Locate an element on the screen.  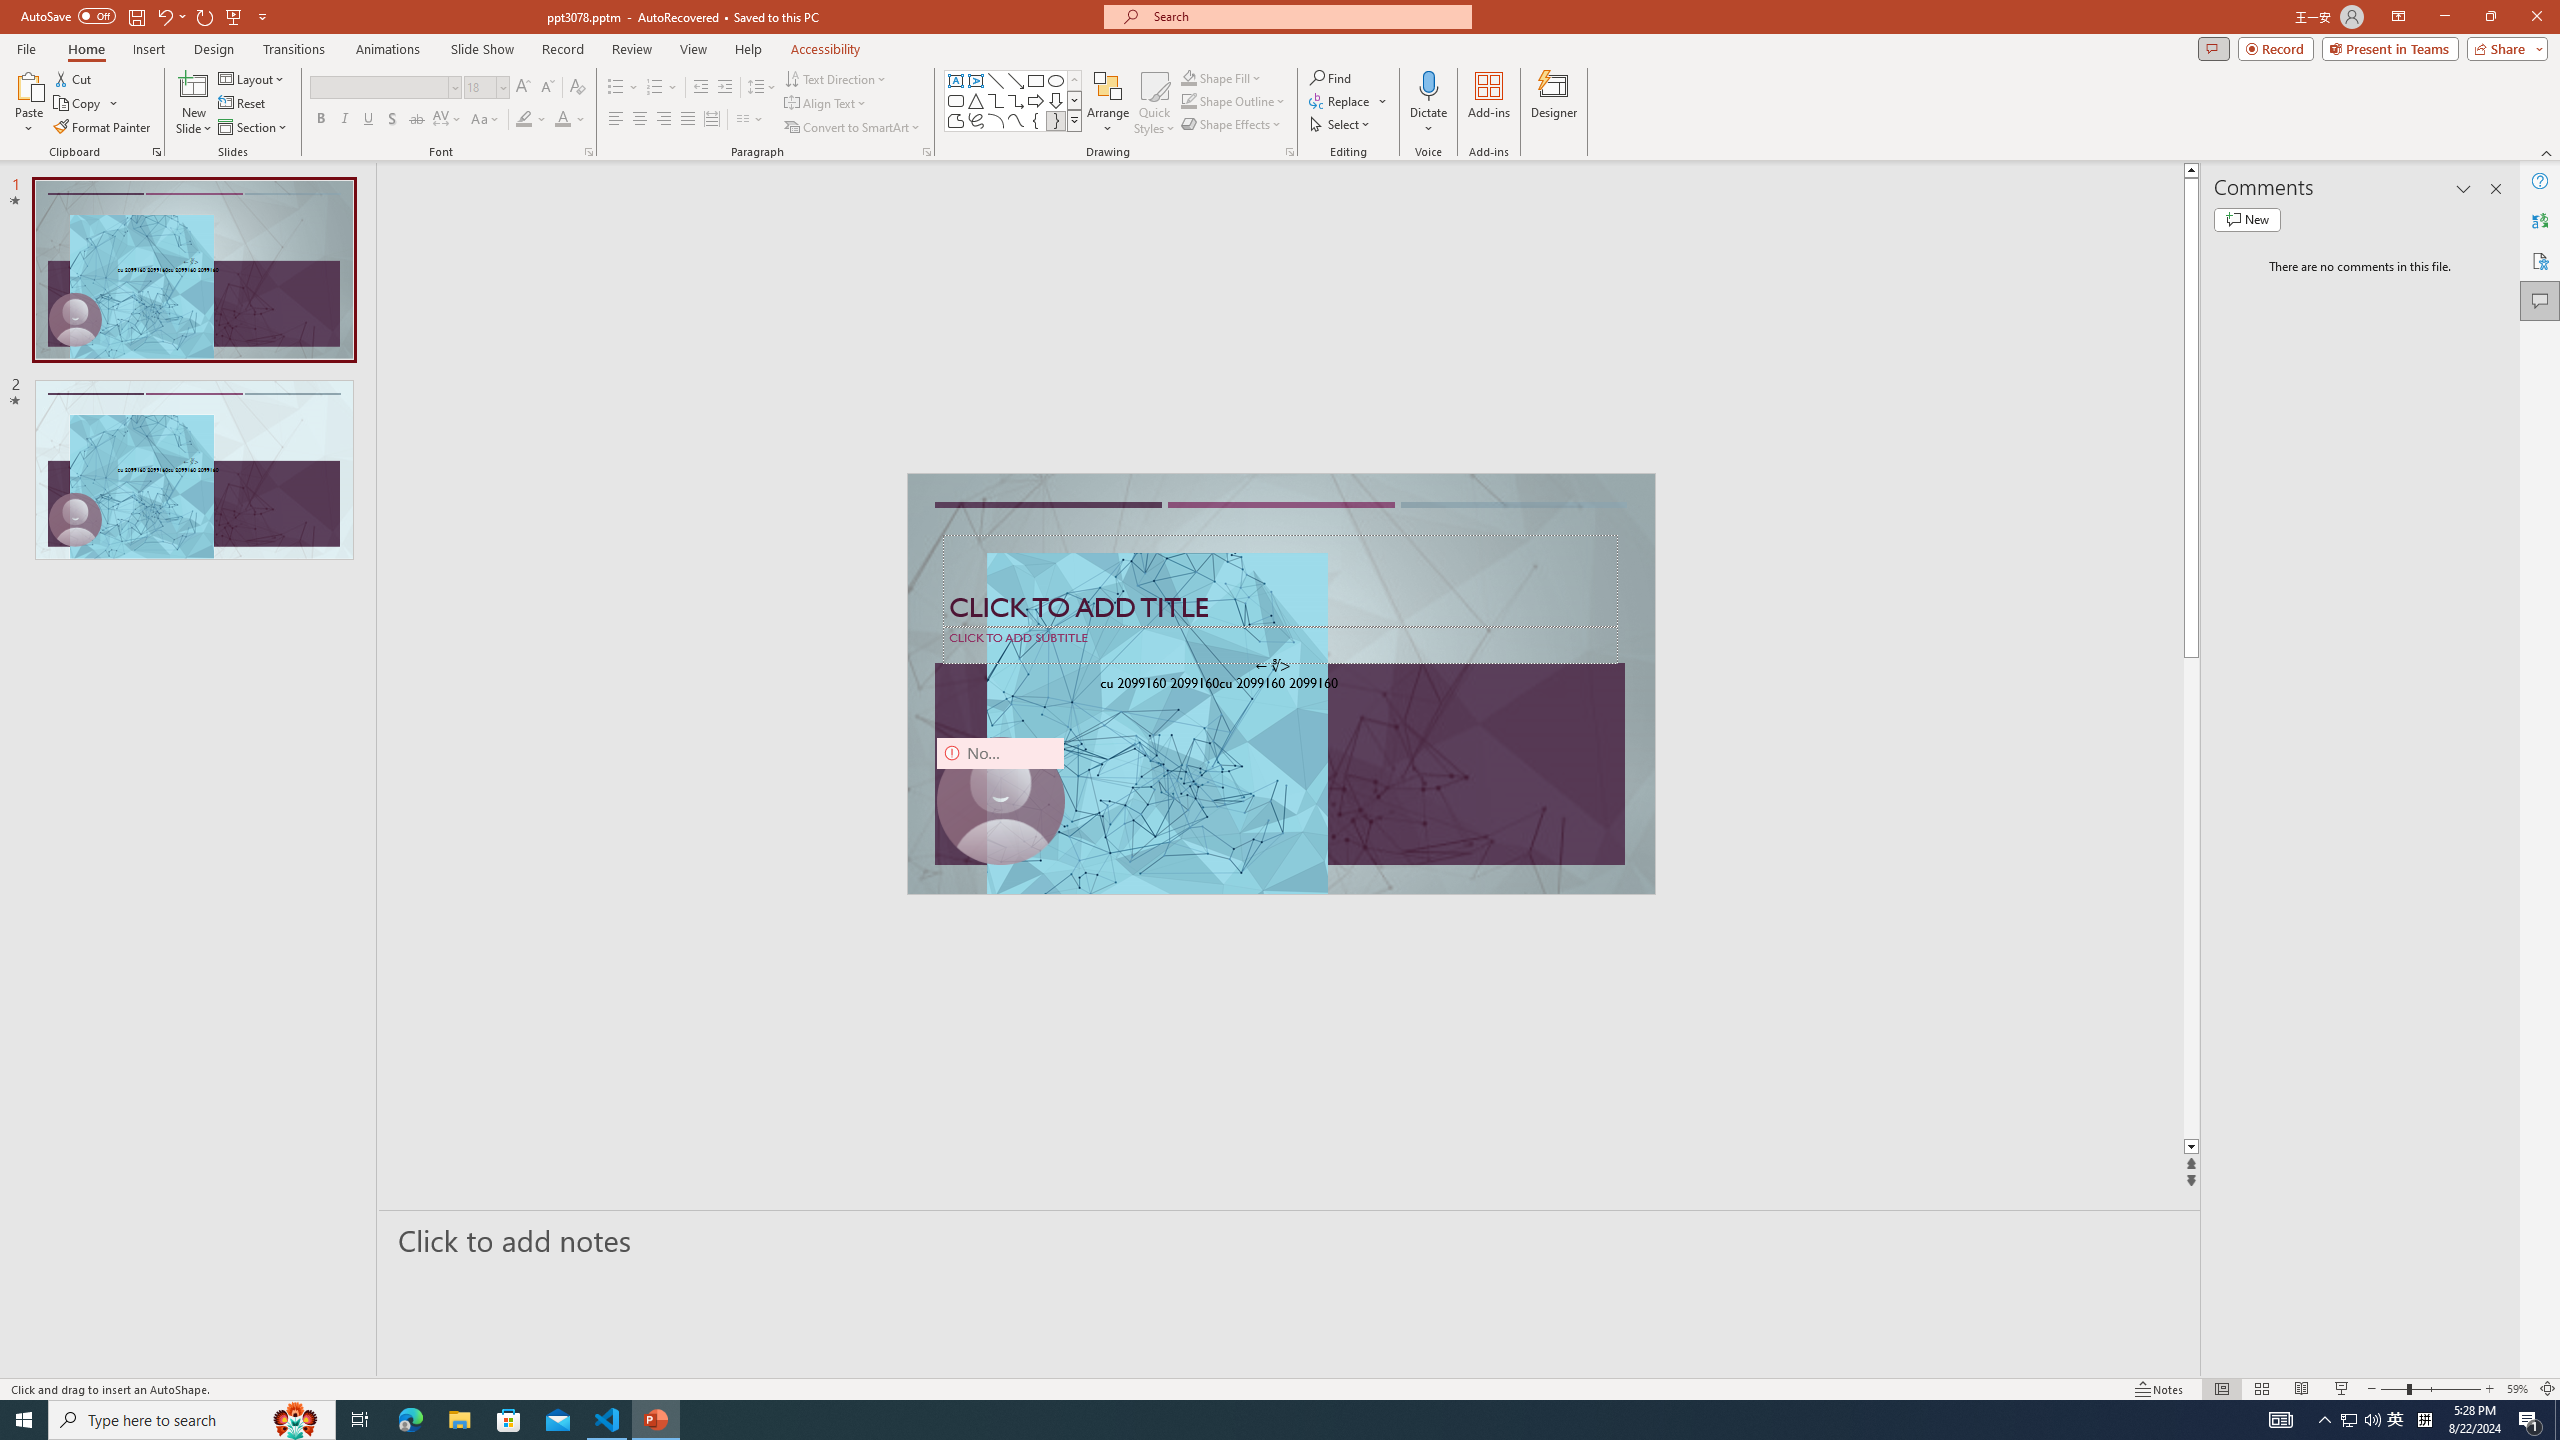
'Align Left' is located at coordinates (615, 118).